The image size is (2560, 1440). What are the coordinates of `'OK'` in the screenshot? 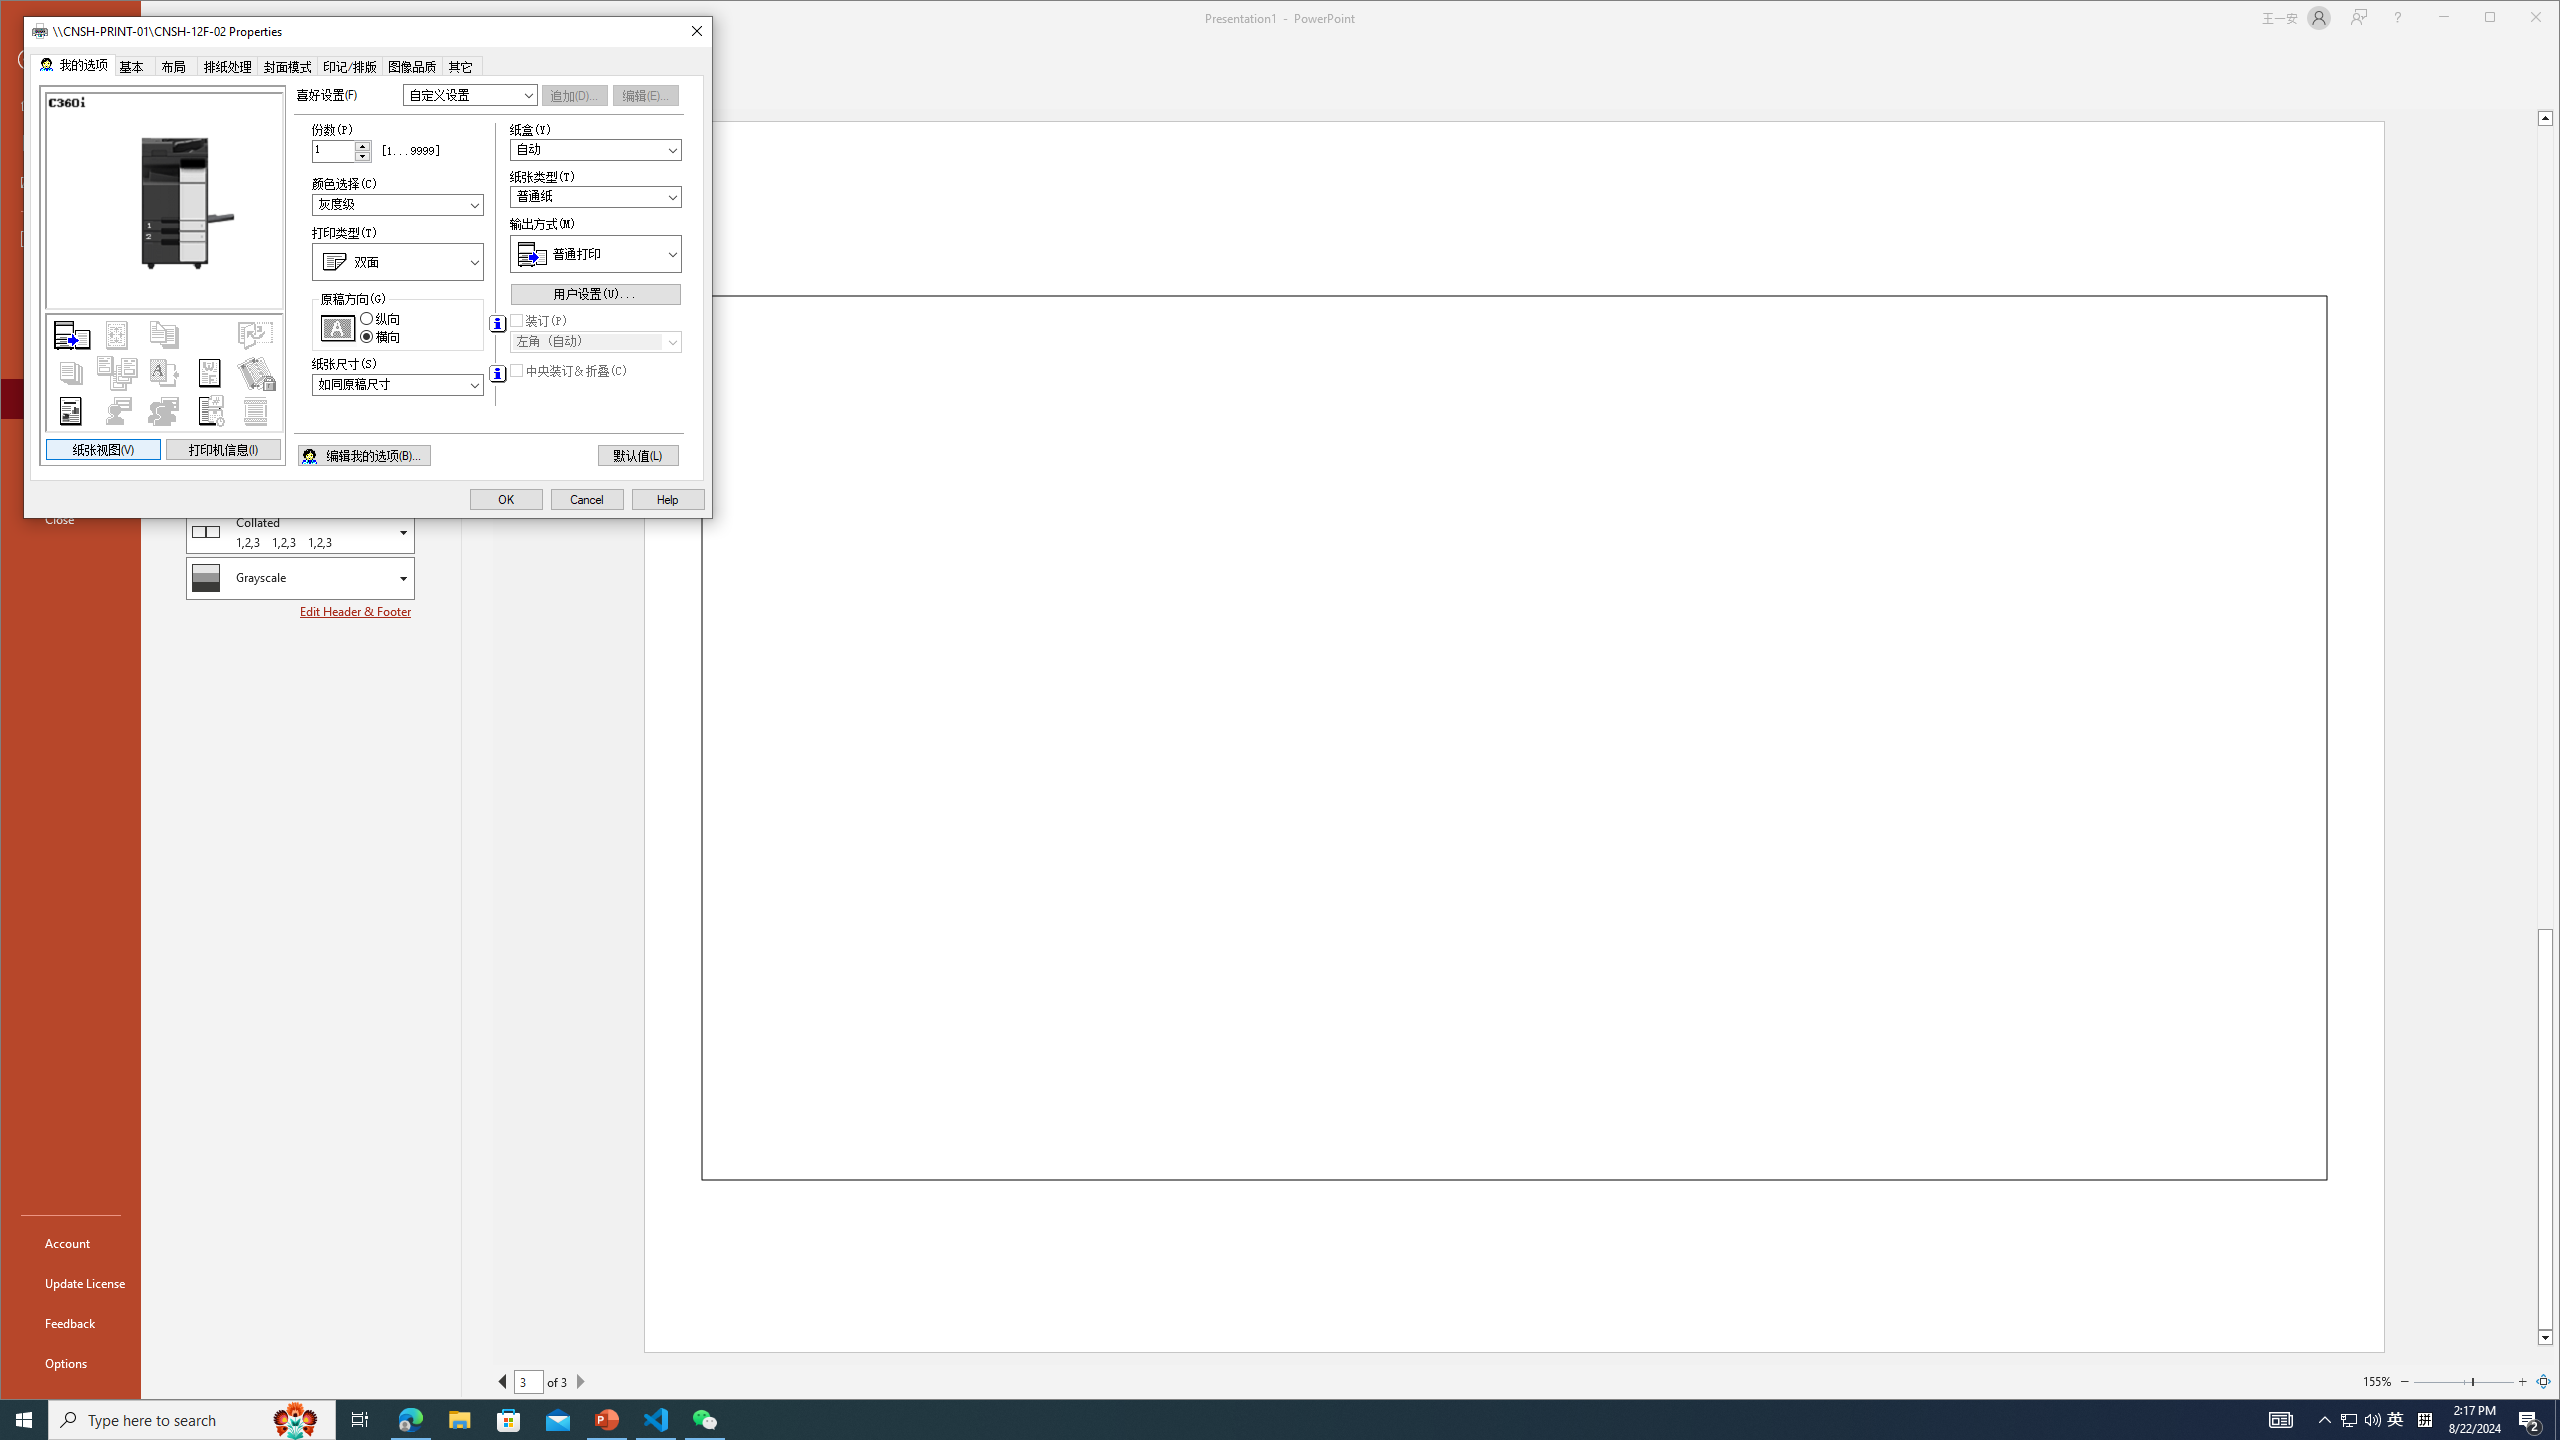 It's located at (505, 498).